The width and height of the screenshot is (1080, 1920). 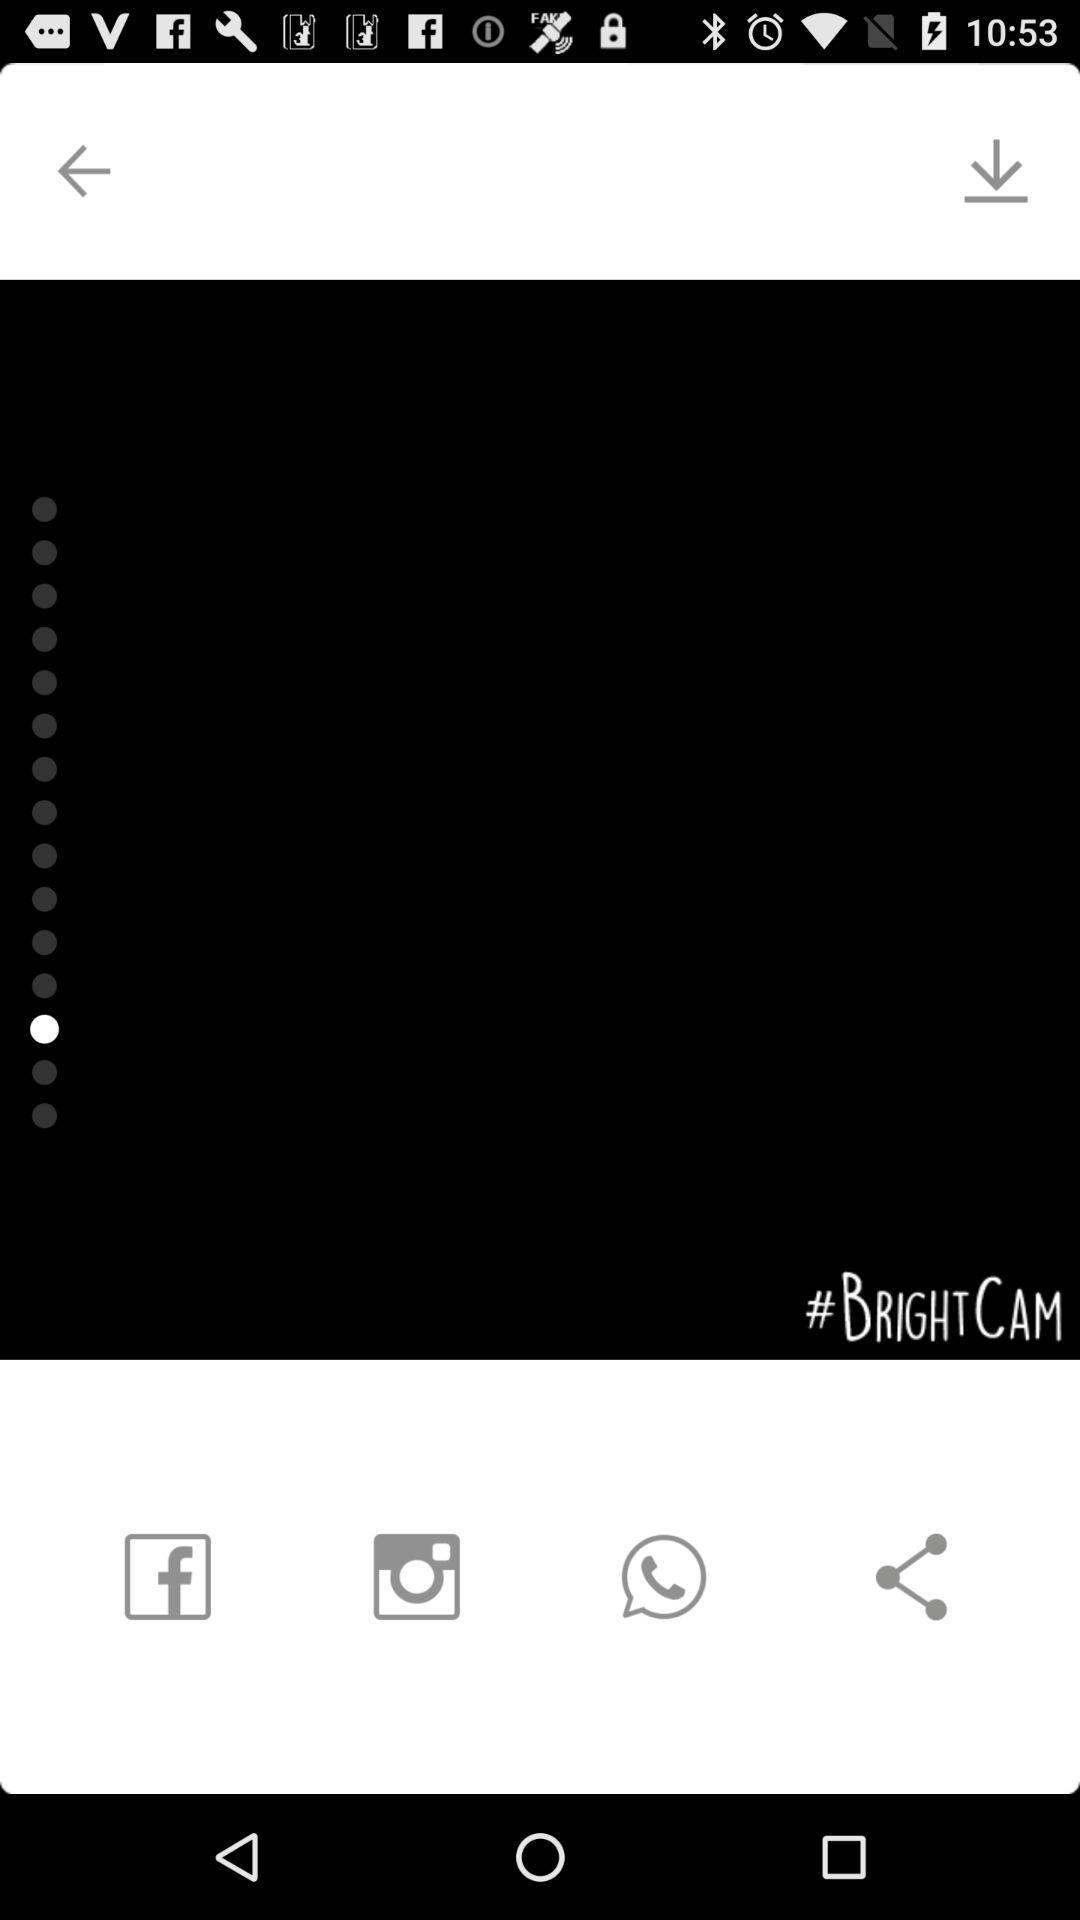 What do you see at coordinates (140, 1686) in the screenshot?
I see `the facebook icon` at bounding box center [140, 1686].